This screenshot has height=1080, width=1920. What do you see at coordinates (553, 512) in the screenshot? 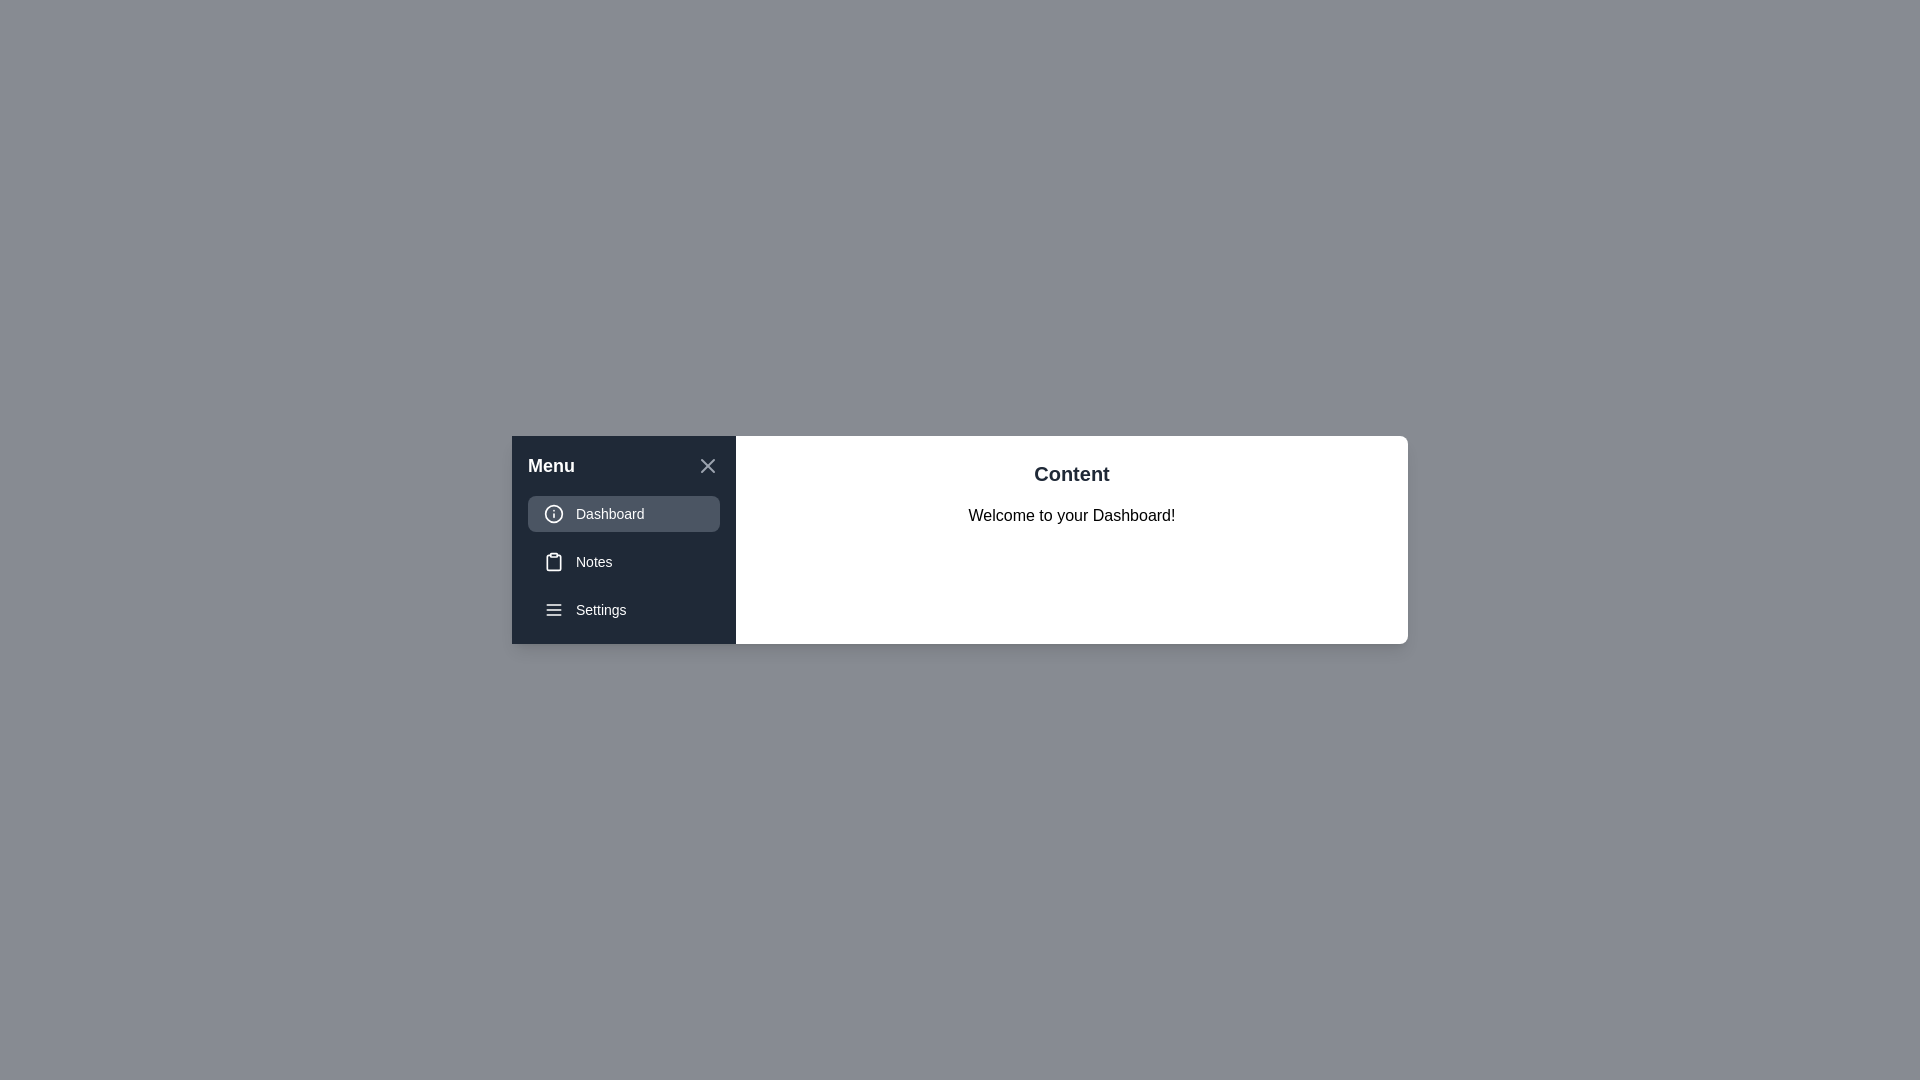
I see `the presence of the information icon, which is a small rounded icon resembling an information symbol located in the menu section of the 'Dashboard'` at bounding box center [553, 512].